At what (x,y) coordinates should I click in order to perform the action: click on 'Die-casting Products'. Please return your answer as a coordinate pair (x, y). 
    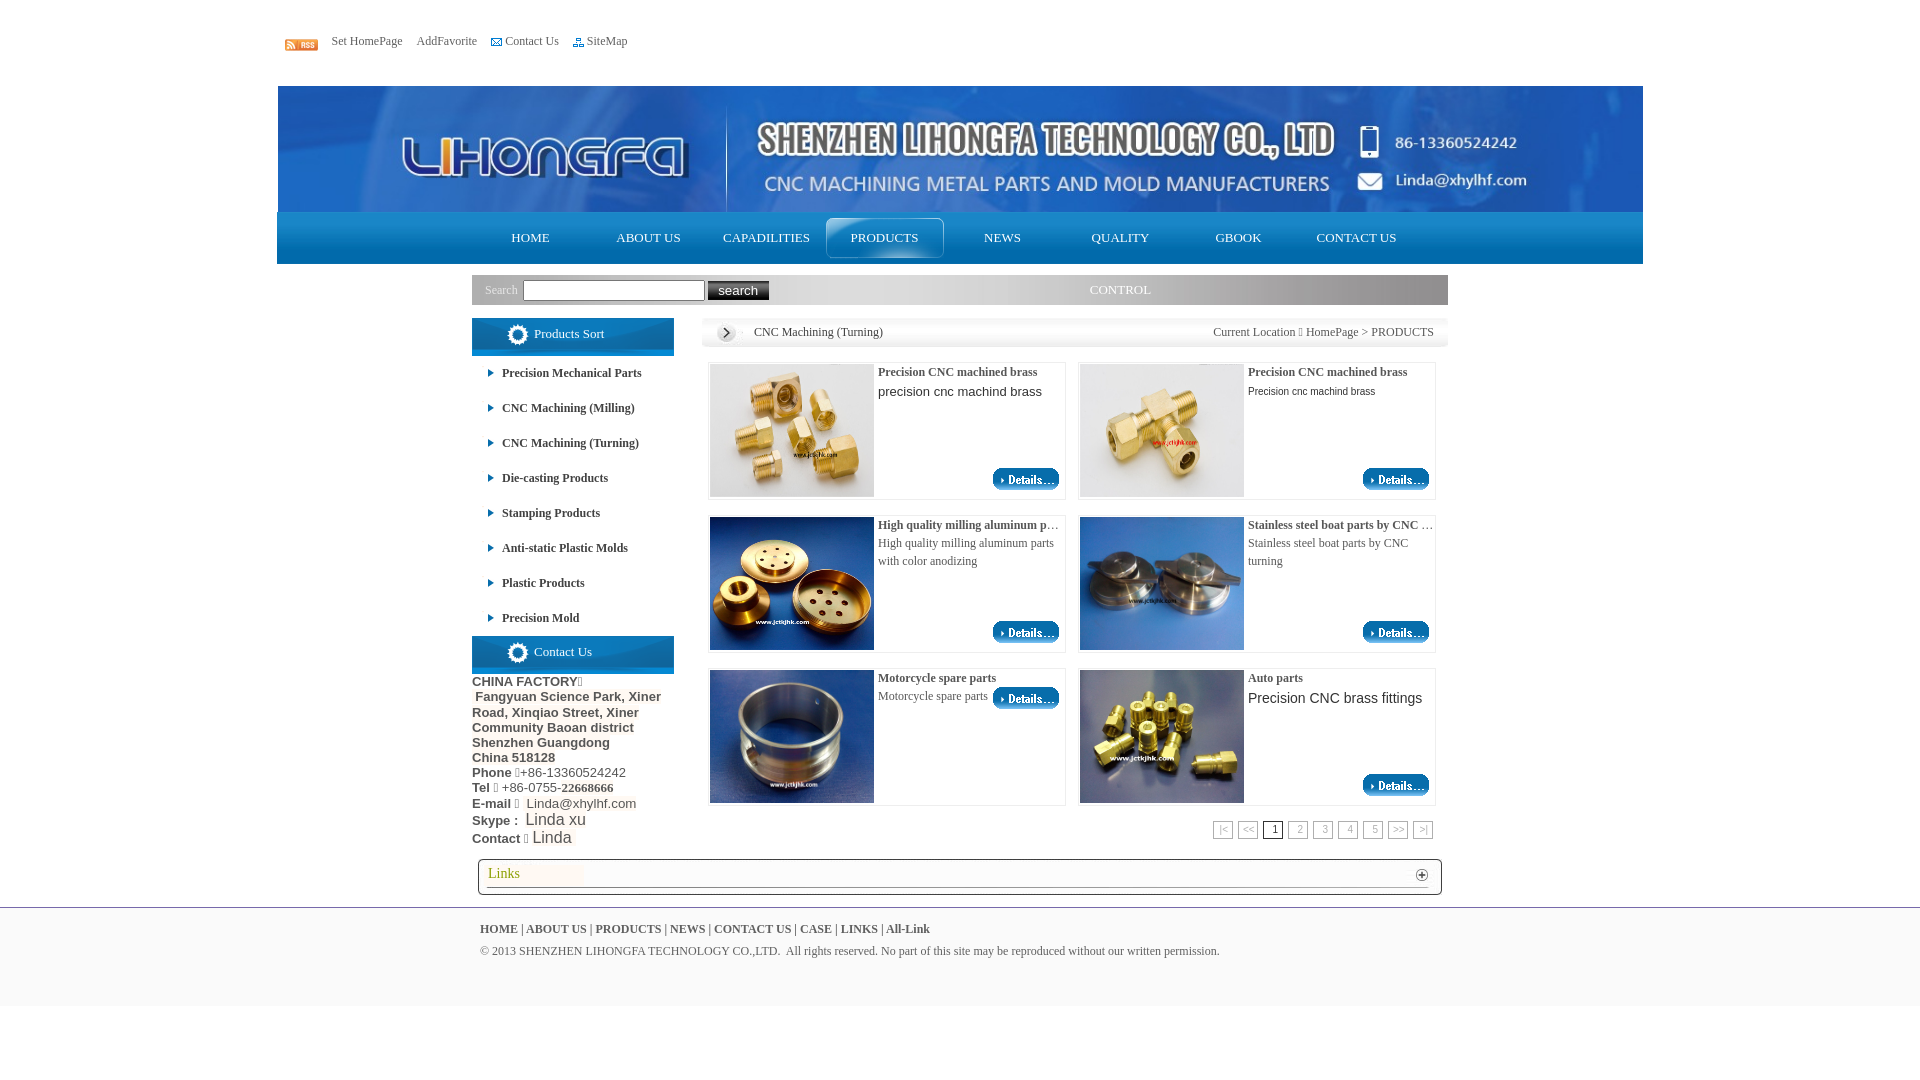
    Looking at the image, I should click on (539, 478).